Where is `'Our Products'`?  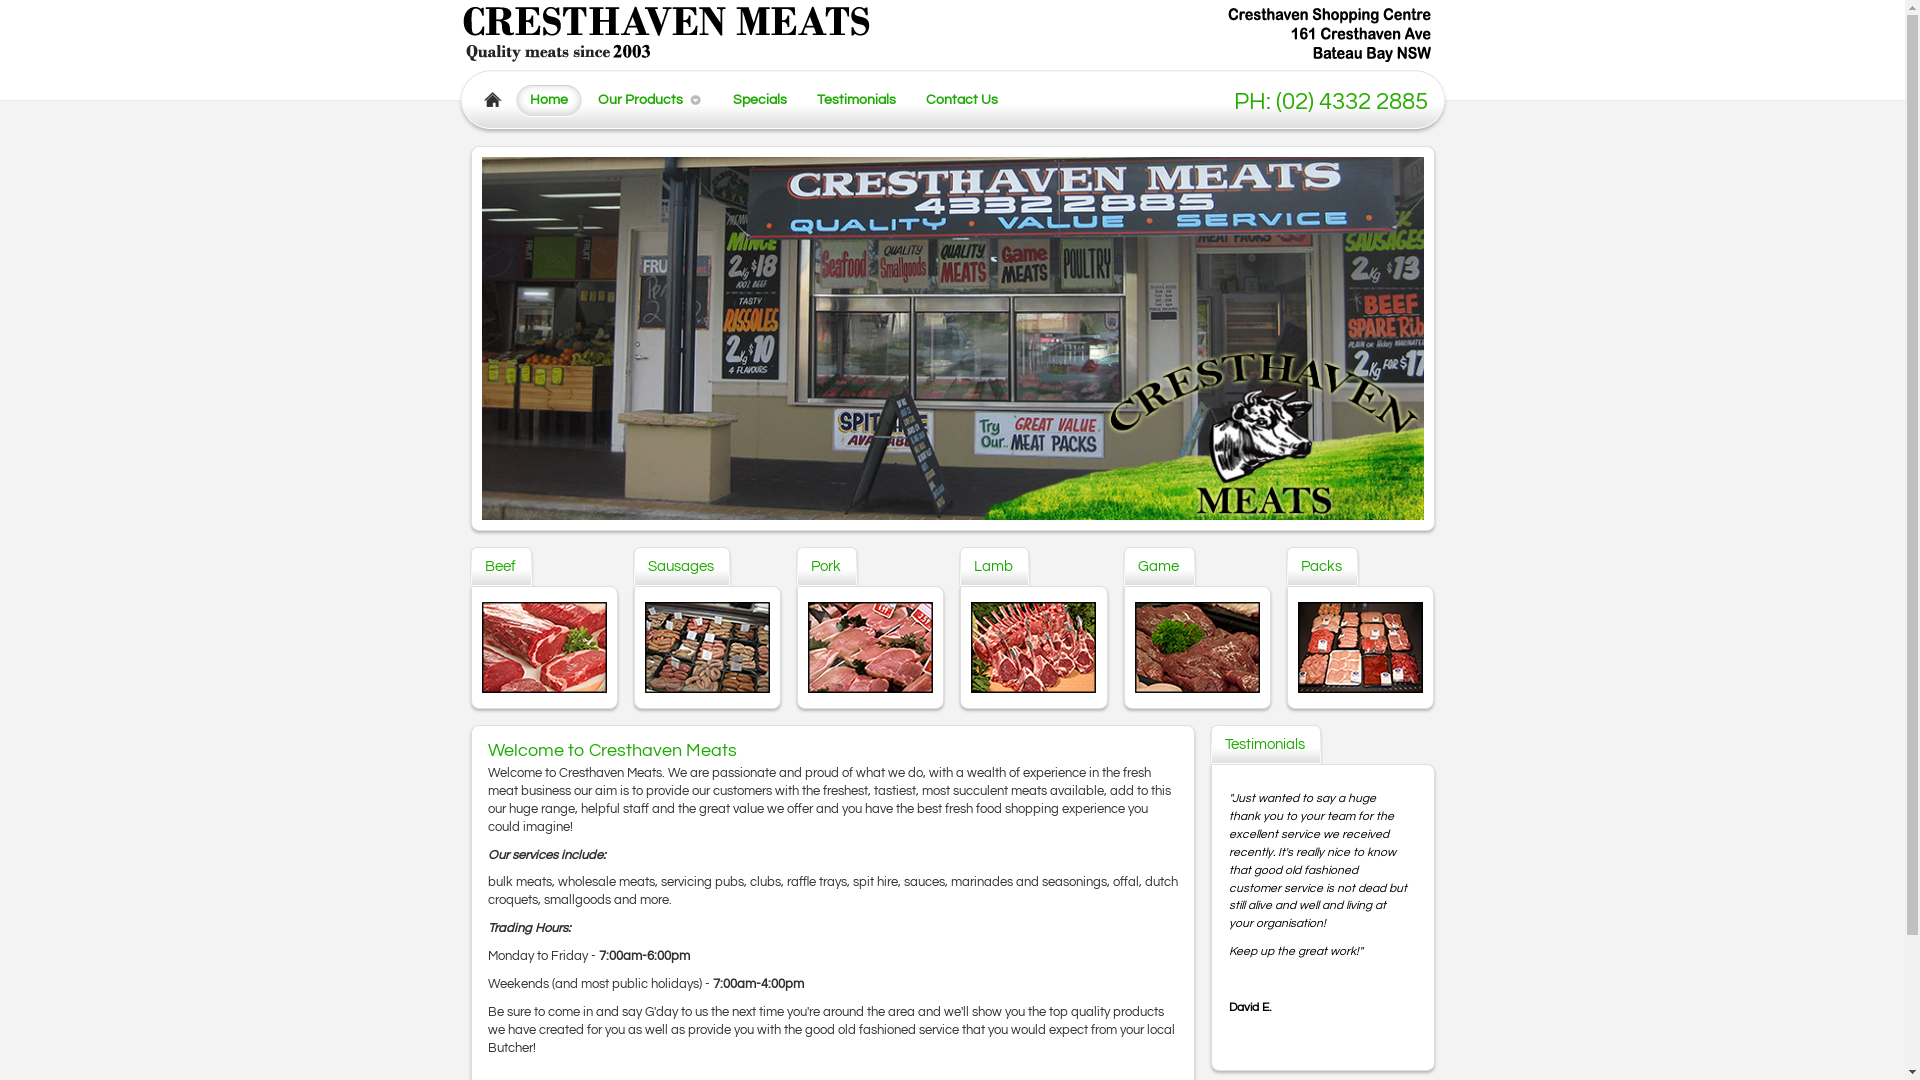
'Our Products' is located at coordinates (640, 99).